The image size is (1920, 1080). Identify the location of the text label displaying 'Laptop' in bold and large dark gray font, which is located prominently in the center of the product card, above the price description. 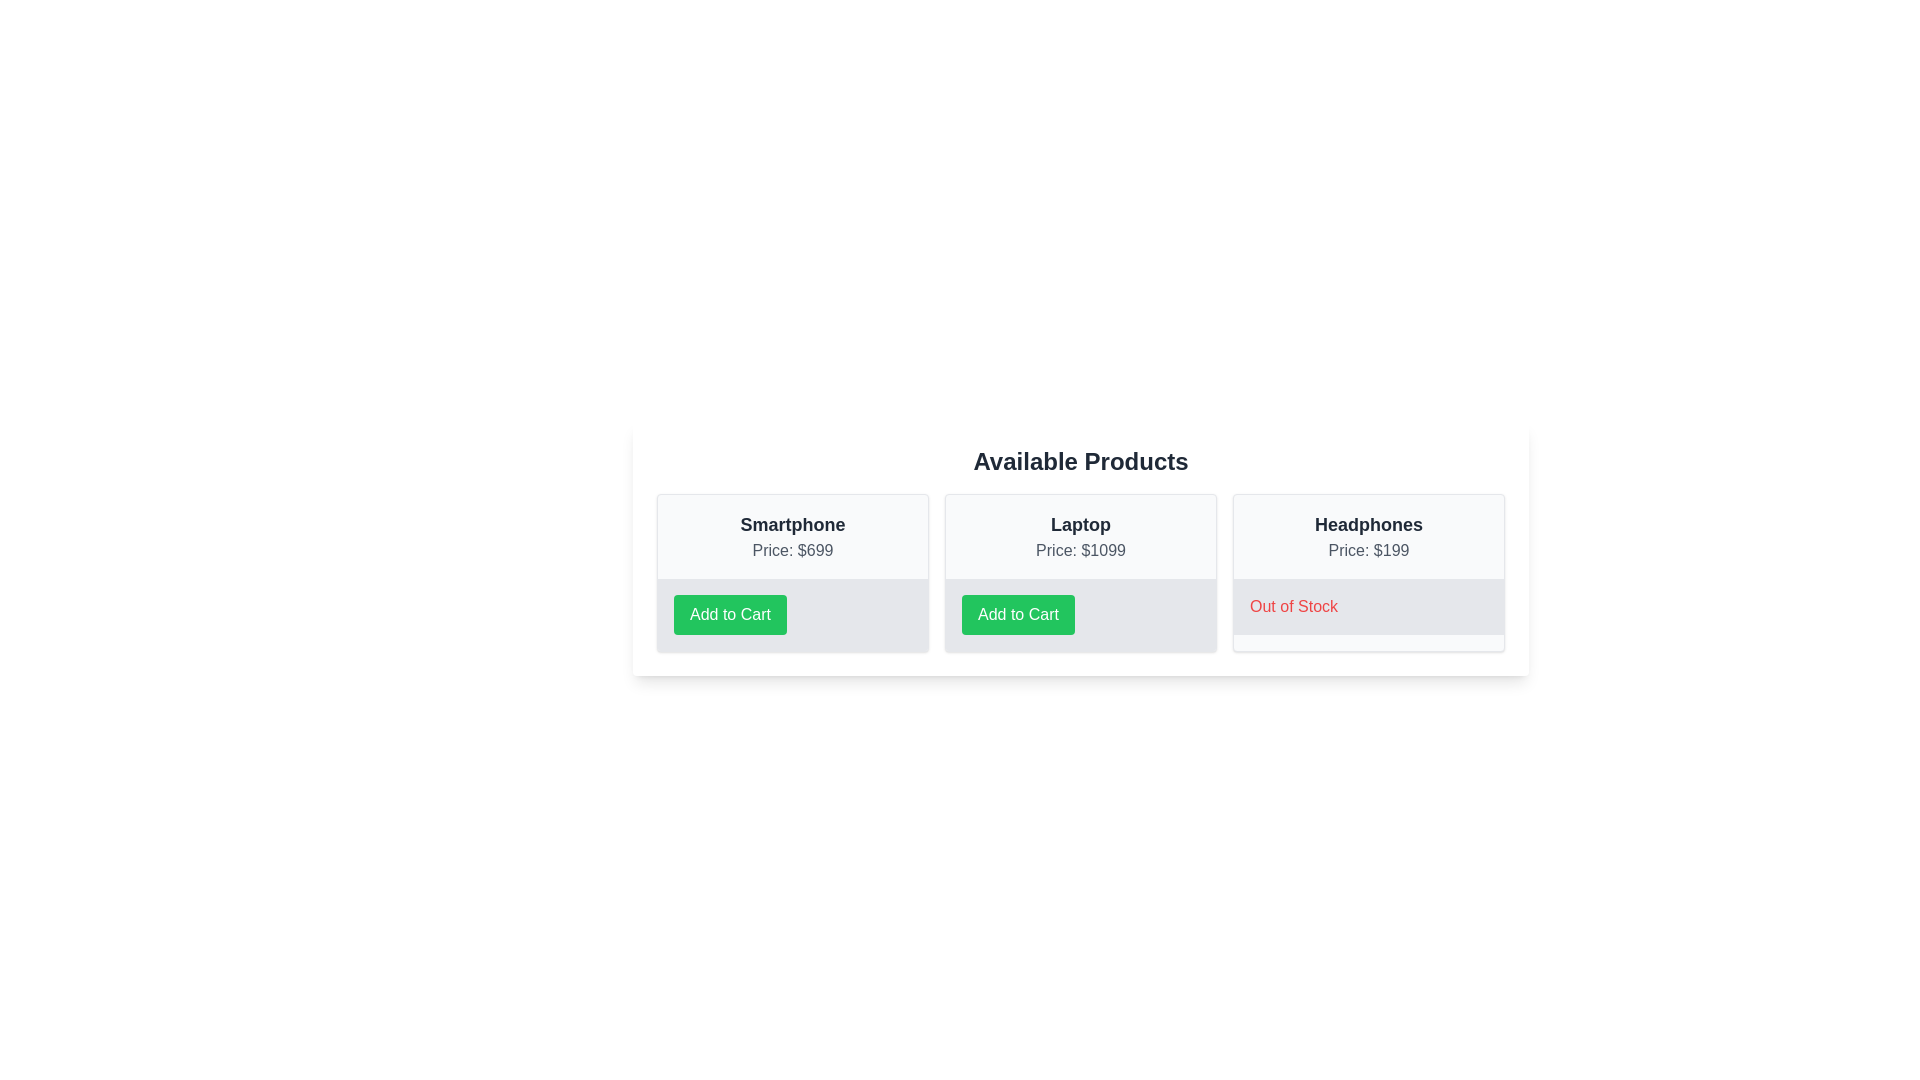
(1079, 523).